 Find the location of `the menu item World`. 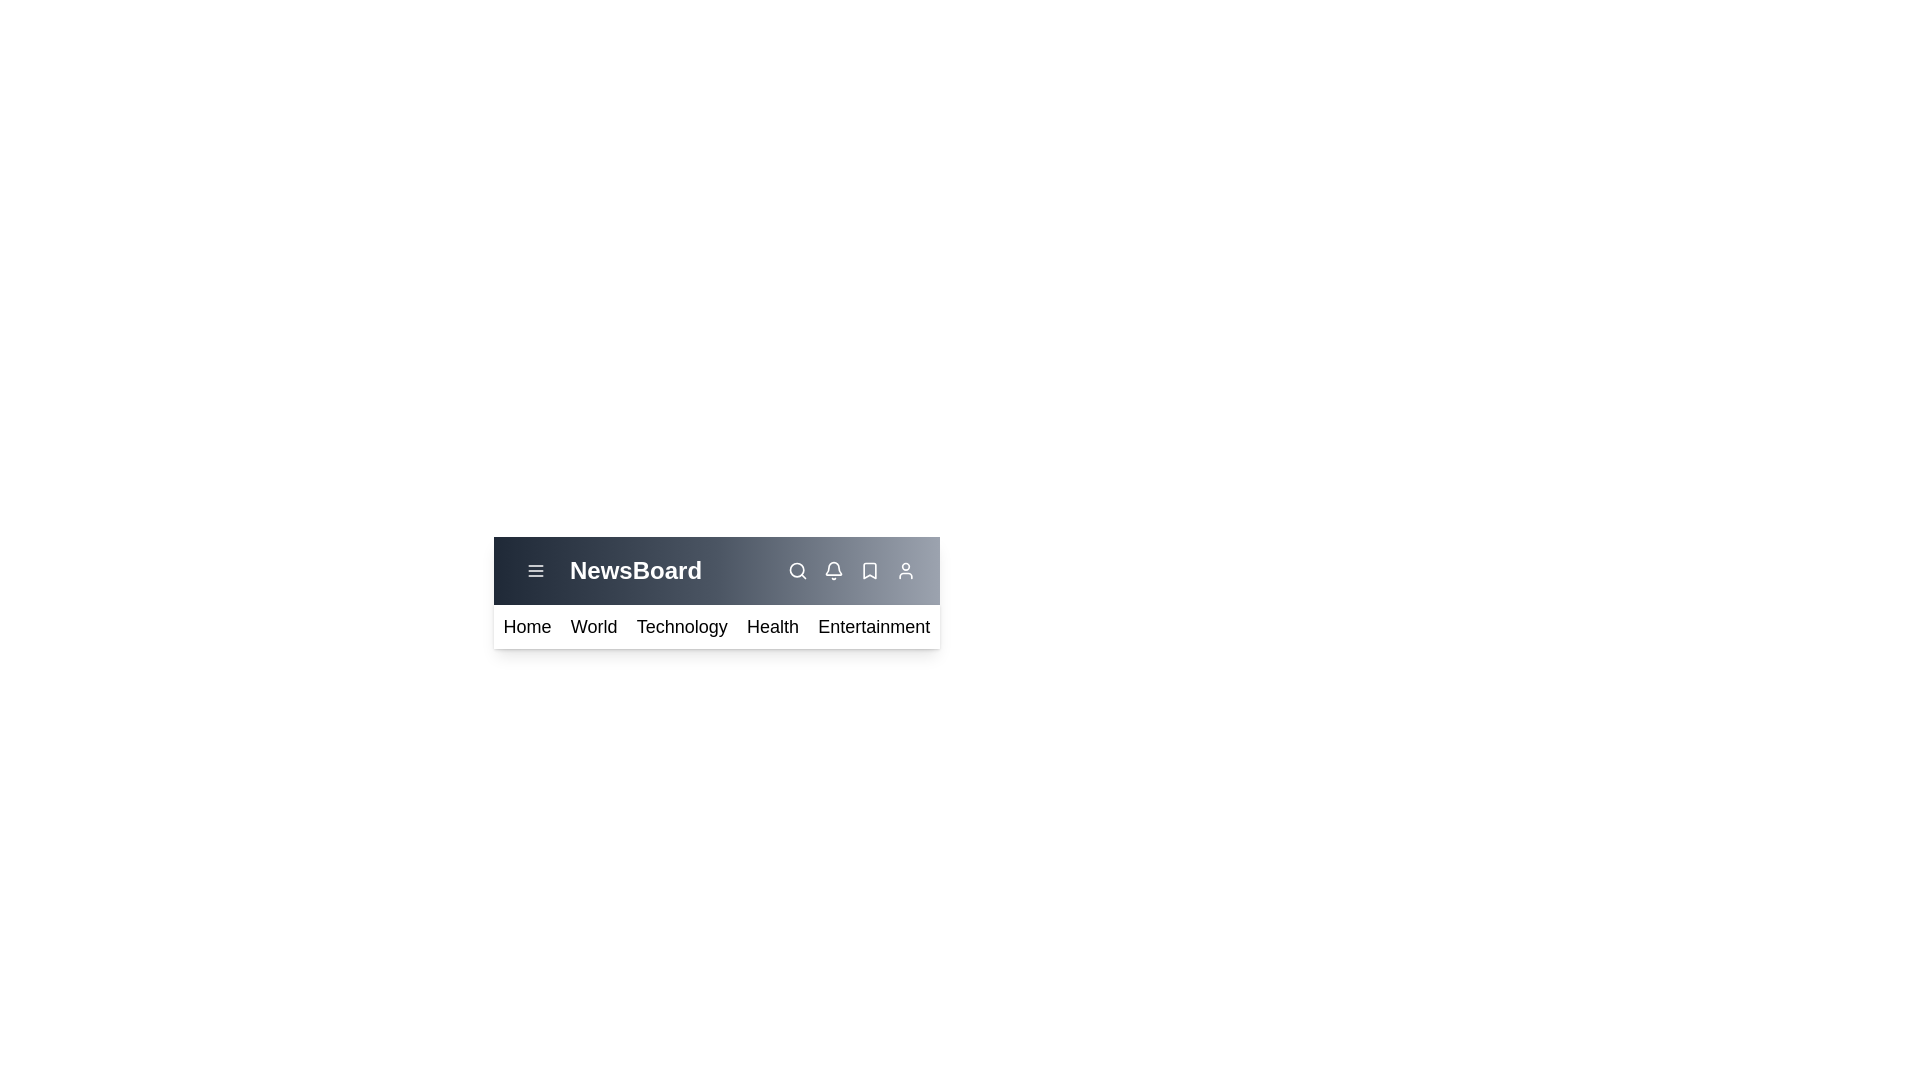

the menu item World is located at coordinates (593, 626).